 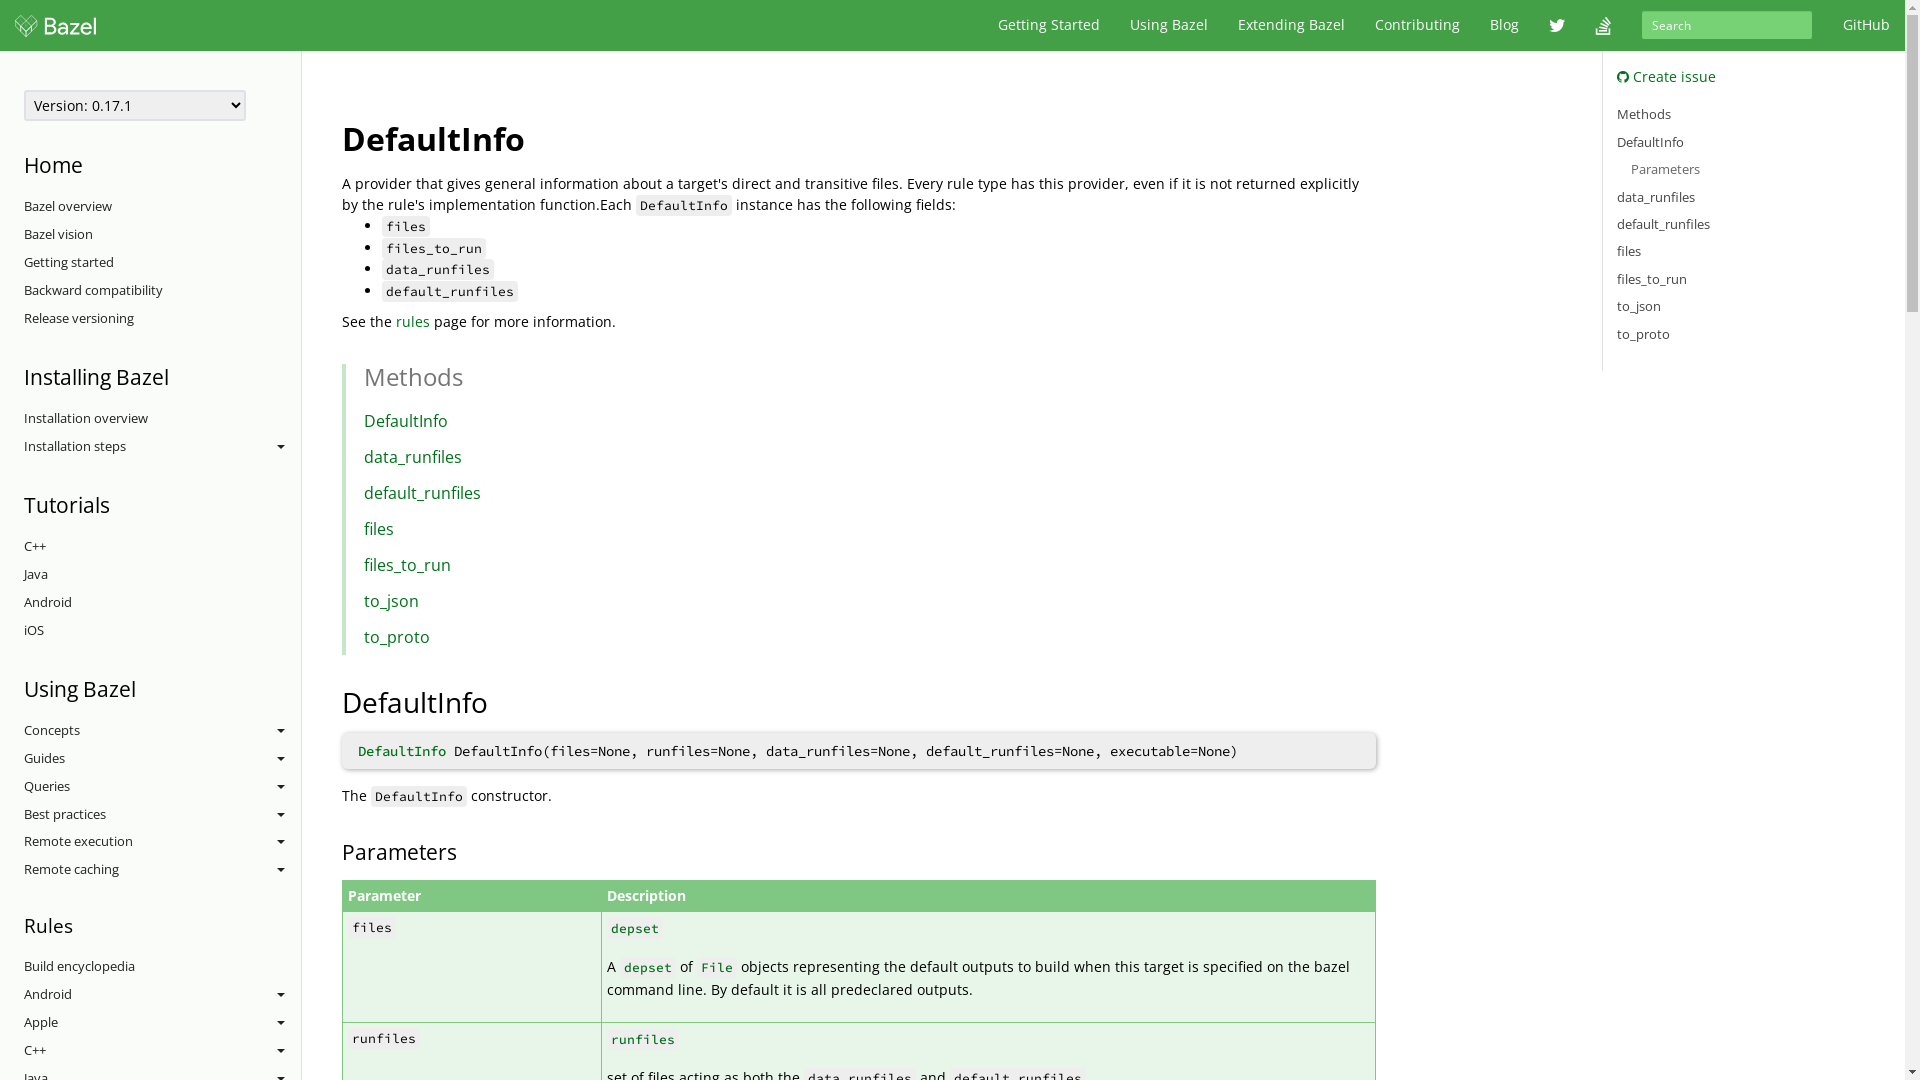 What do you see at coordinates (162, 841) in the screenshot?
I see `'Remote execution'` at bounding box center [162, 841].